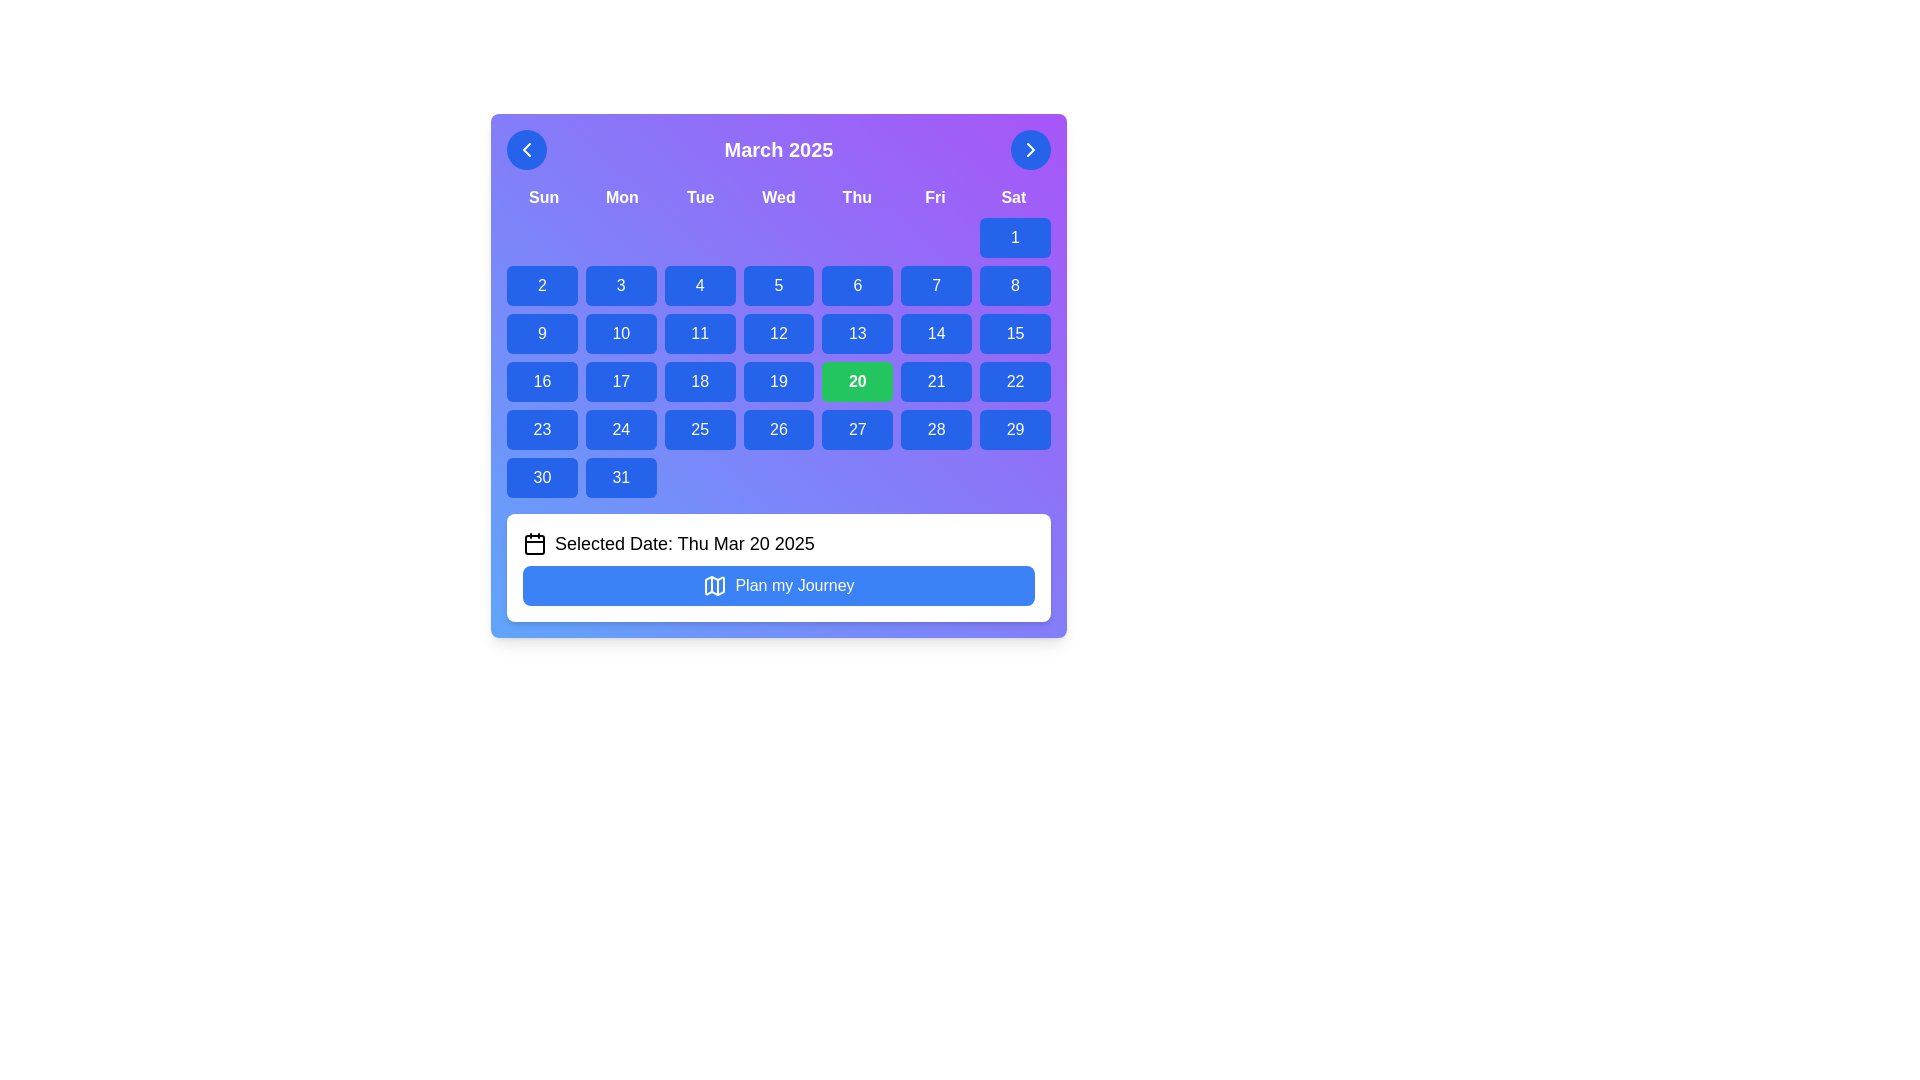 Image resolution: width=1920 pixels, height=1080 pixels. I want to click on the rectangular button displaying the number '29' with a blue background in the calendar grid, so click(1015, 428).